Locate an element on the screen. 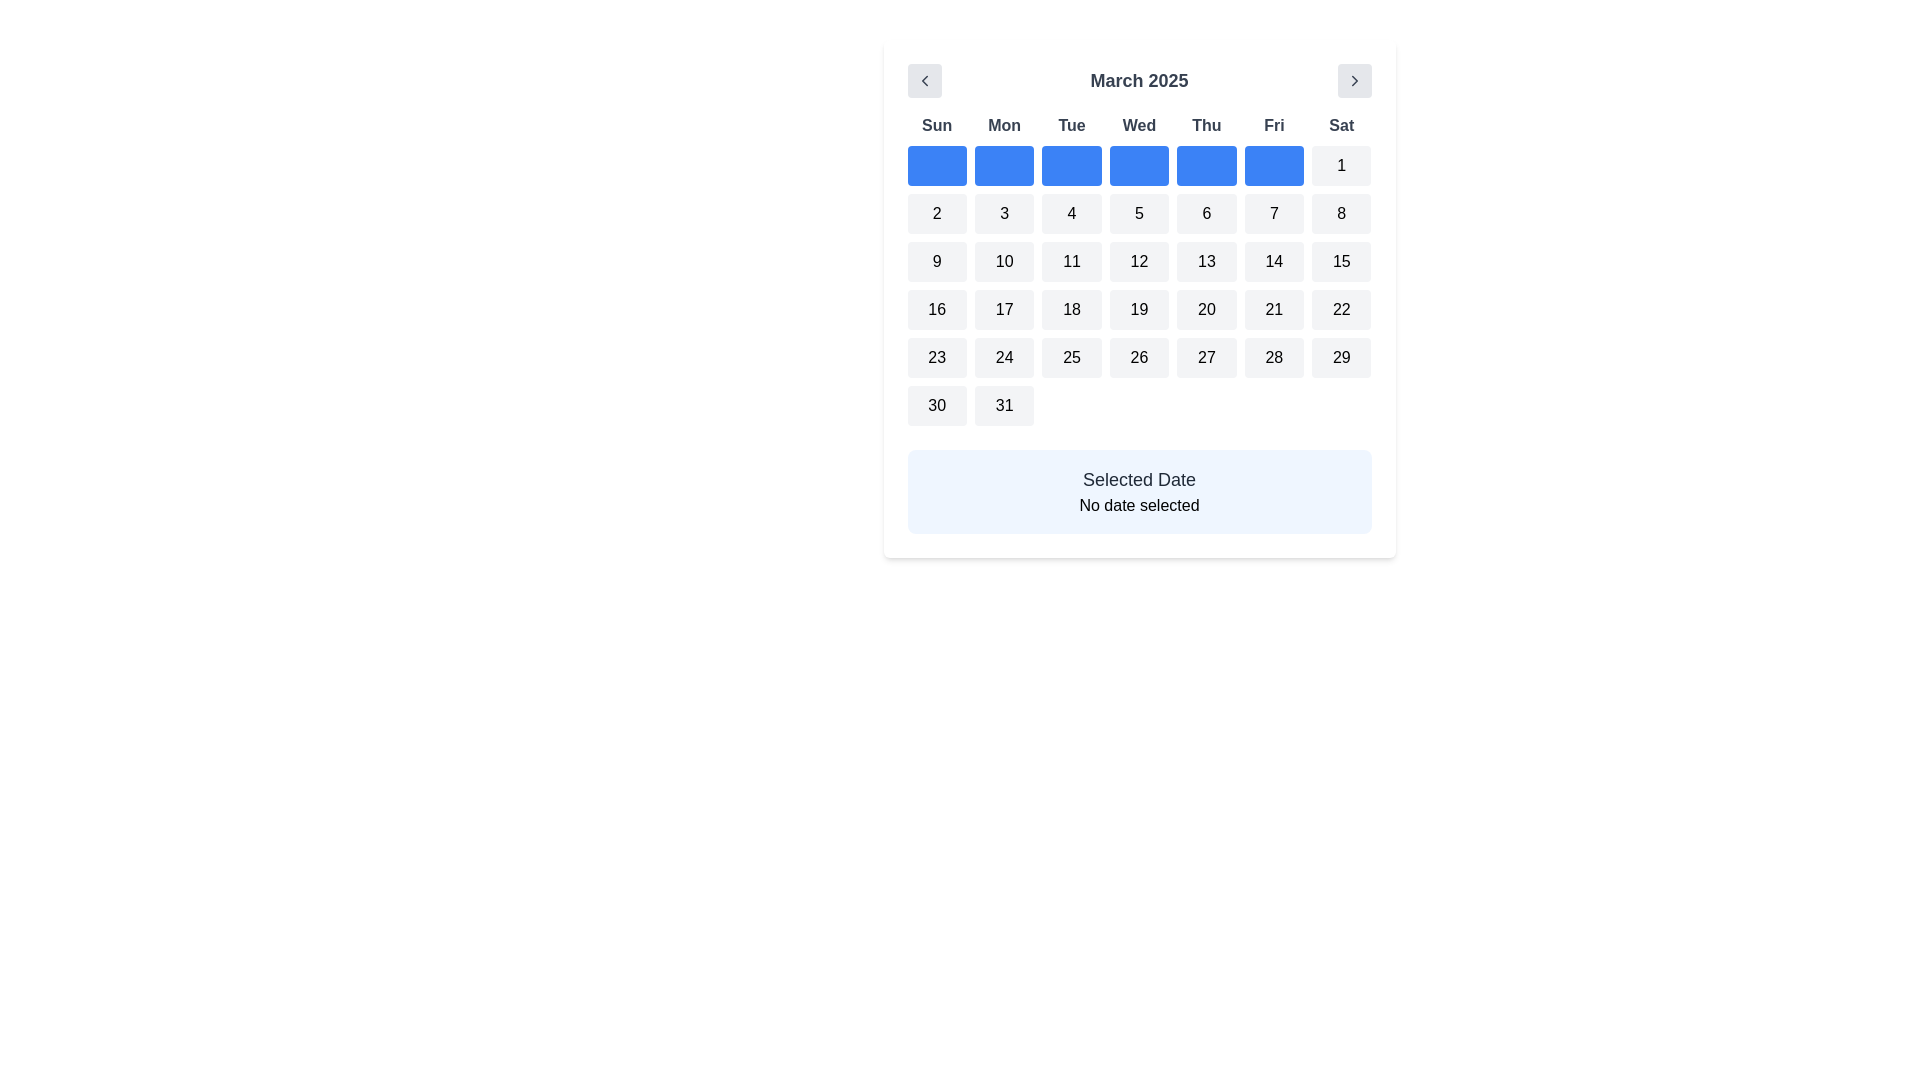 This screenshot has height=1080, width=1920. the rectangular button with rounded corners labeled '25' is located at coordinates (1071, 357).